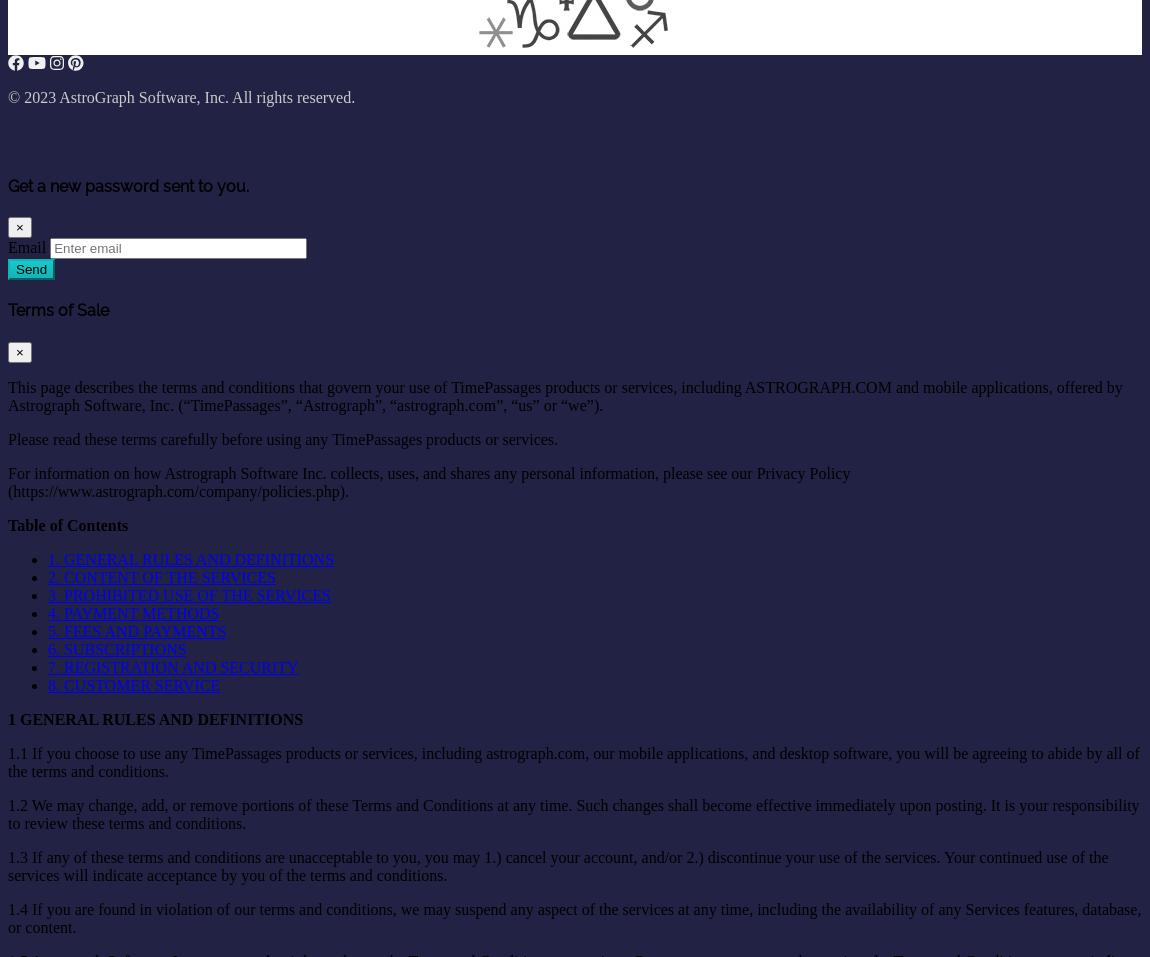  I want to click on '1 GENERAL RULES AND DEFINITIONS', so click(154, 718).